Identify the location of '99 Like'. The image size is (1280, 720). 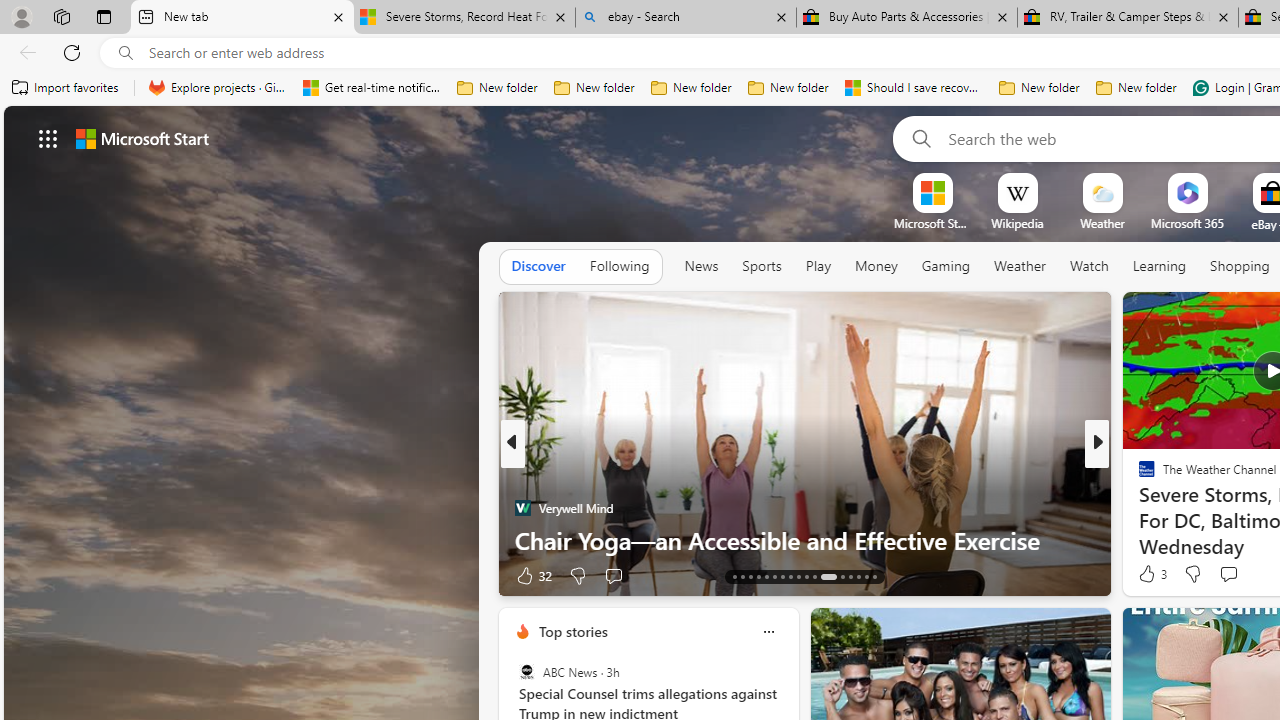
(1149, 575).